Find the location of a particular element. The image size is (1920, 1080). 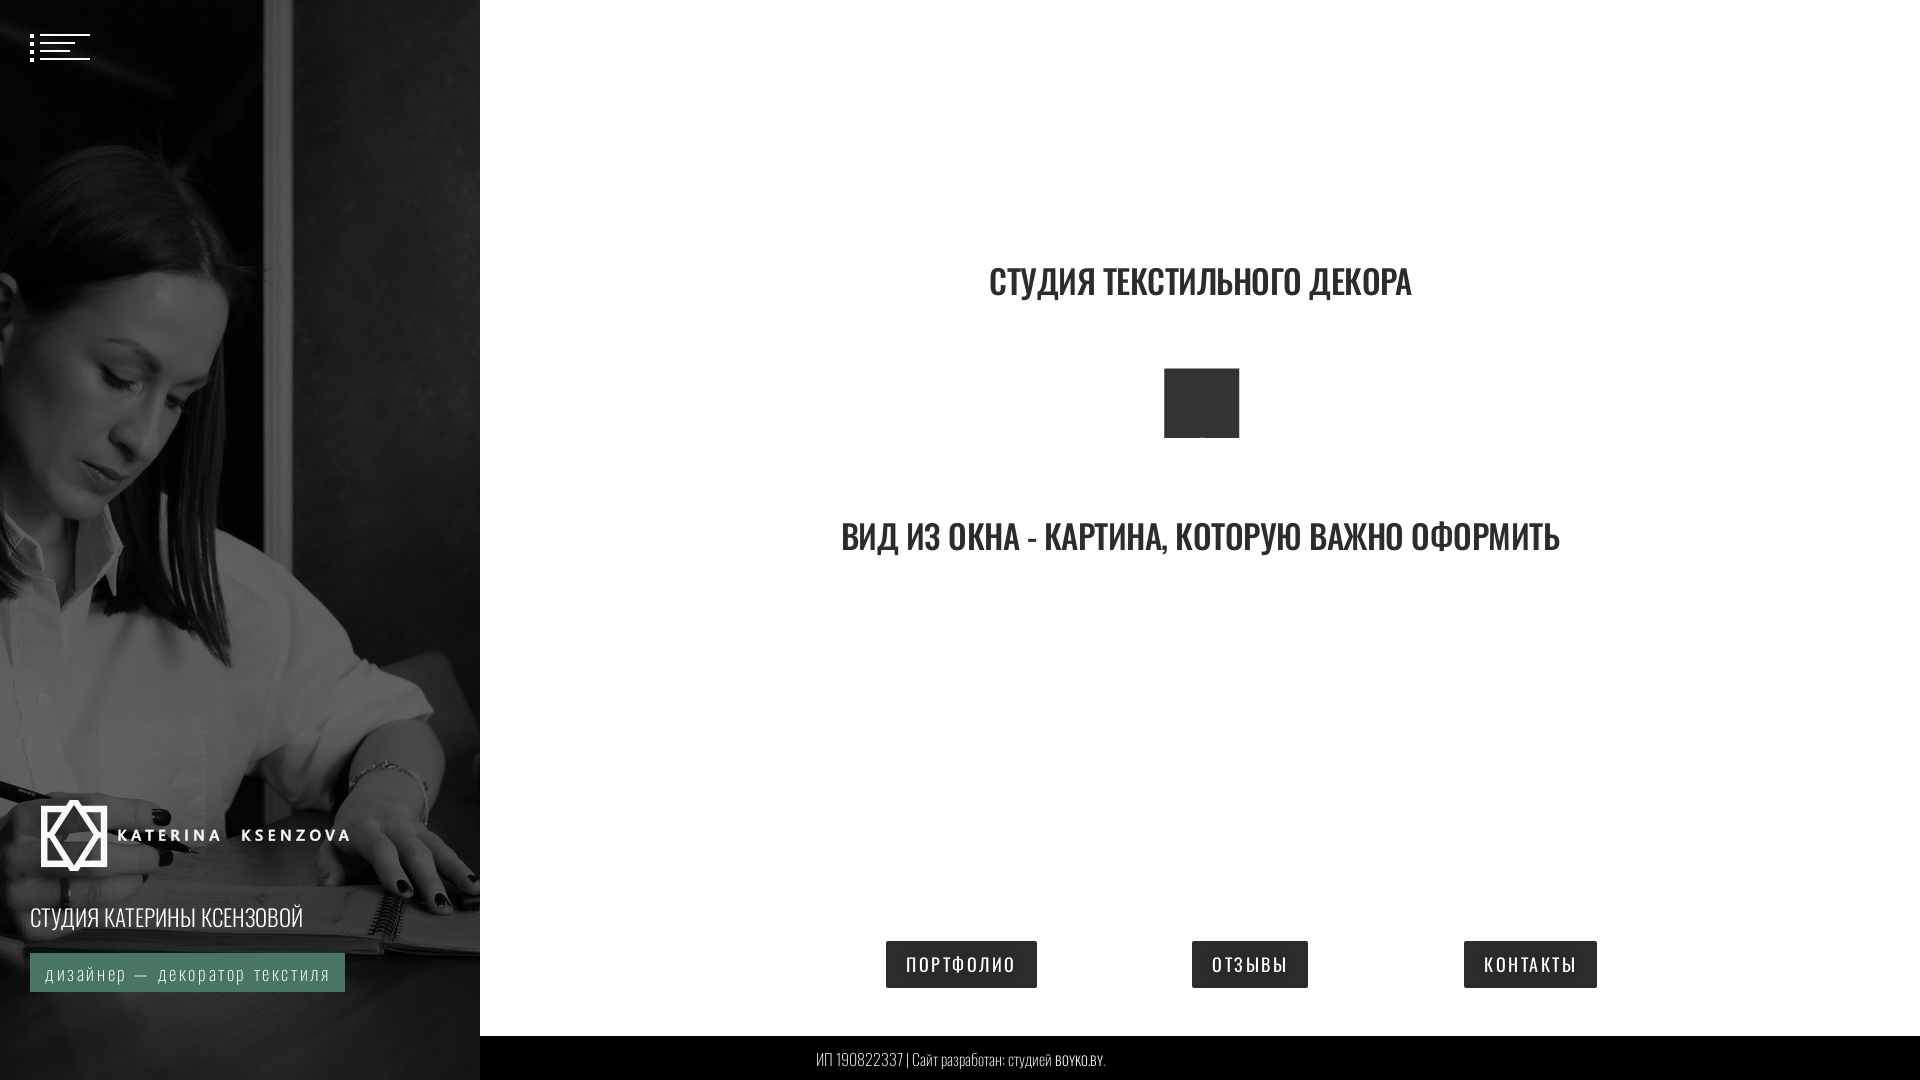

'BOYKO.BY' is located at coordinates (1077, 1055).